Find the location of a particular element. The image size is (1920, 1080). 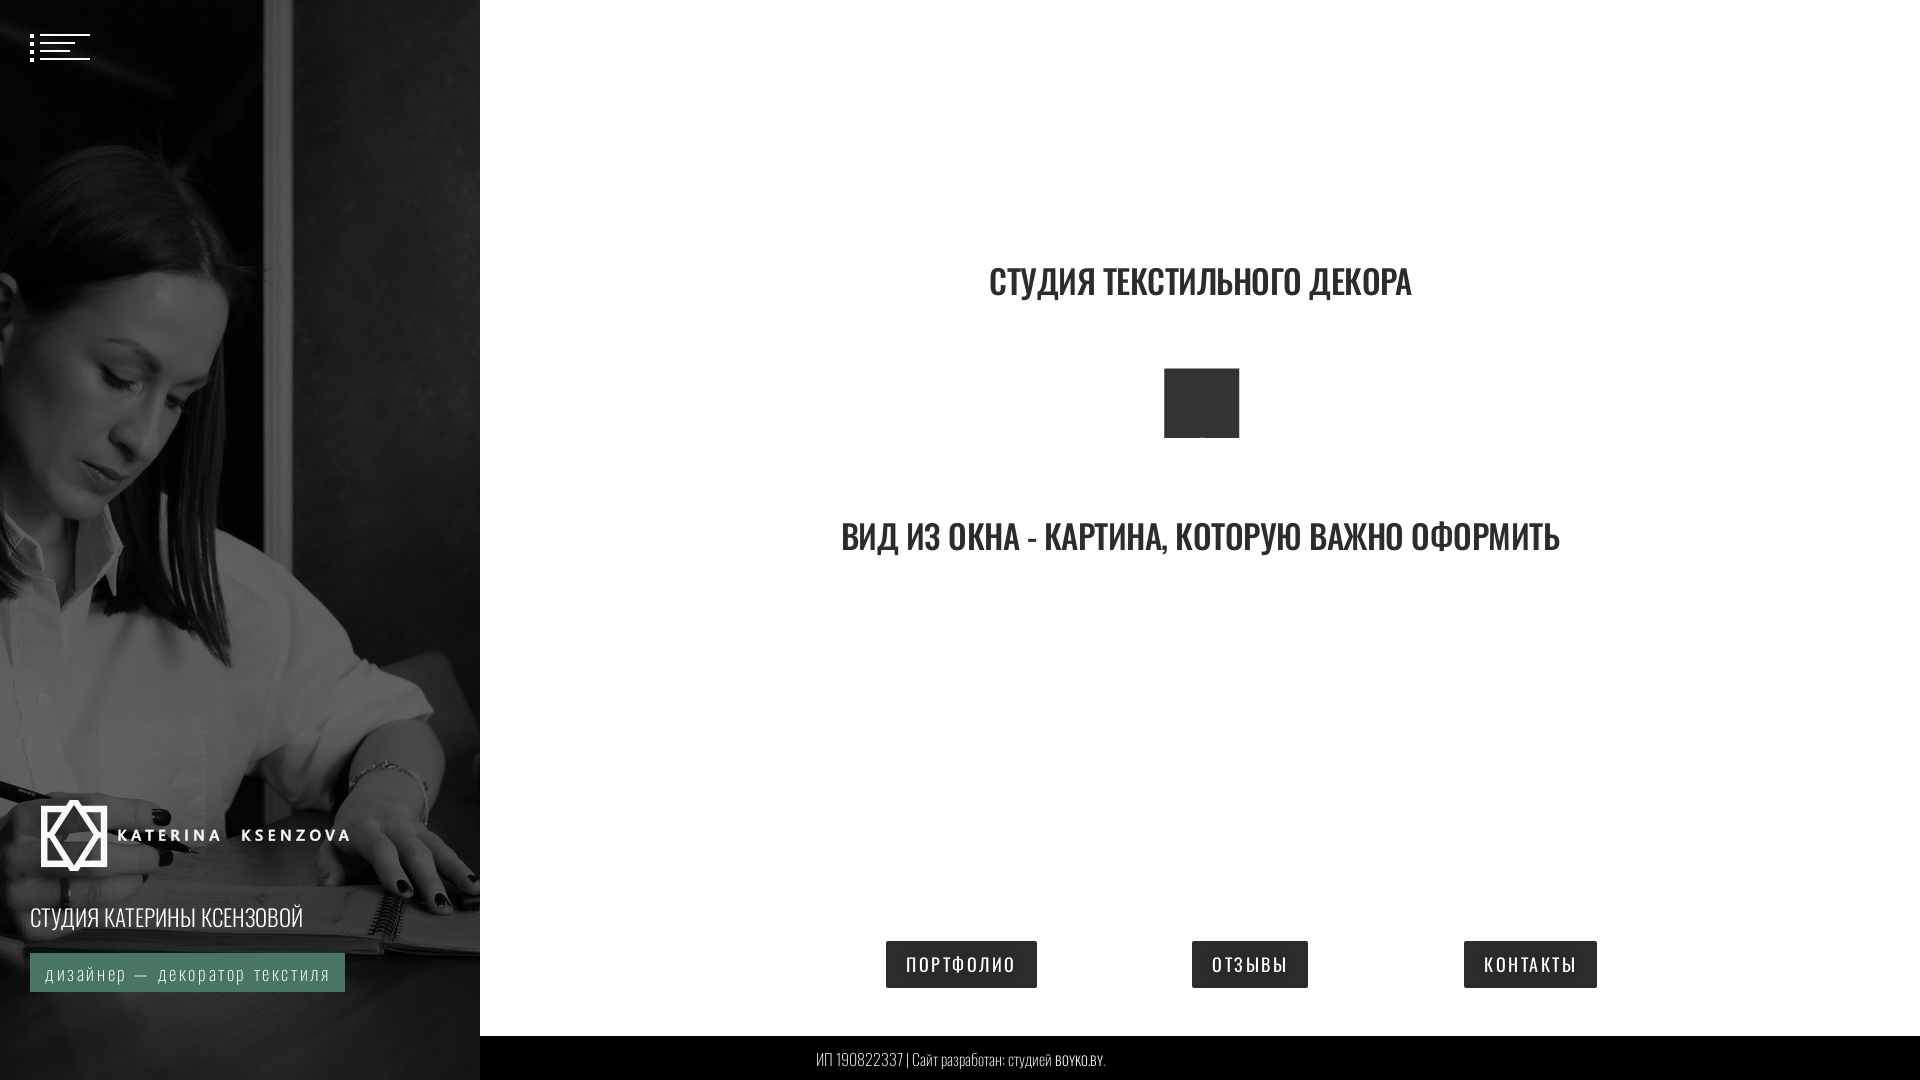

'BOYKO.BY' is located at coordinates (1077, 1055).